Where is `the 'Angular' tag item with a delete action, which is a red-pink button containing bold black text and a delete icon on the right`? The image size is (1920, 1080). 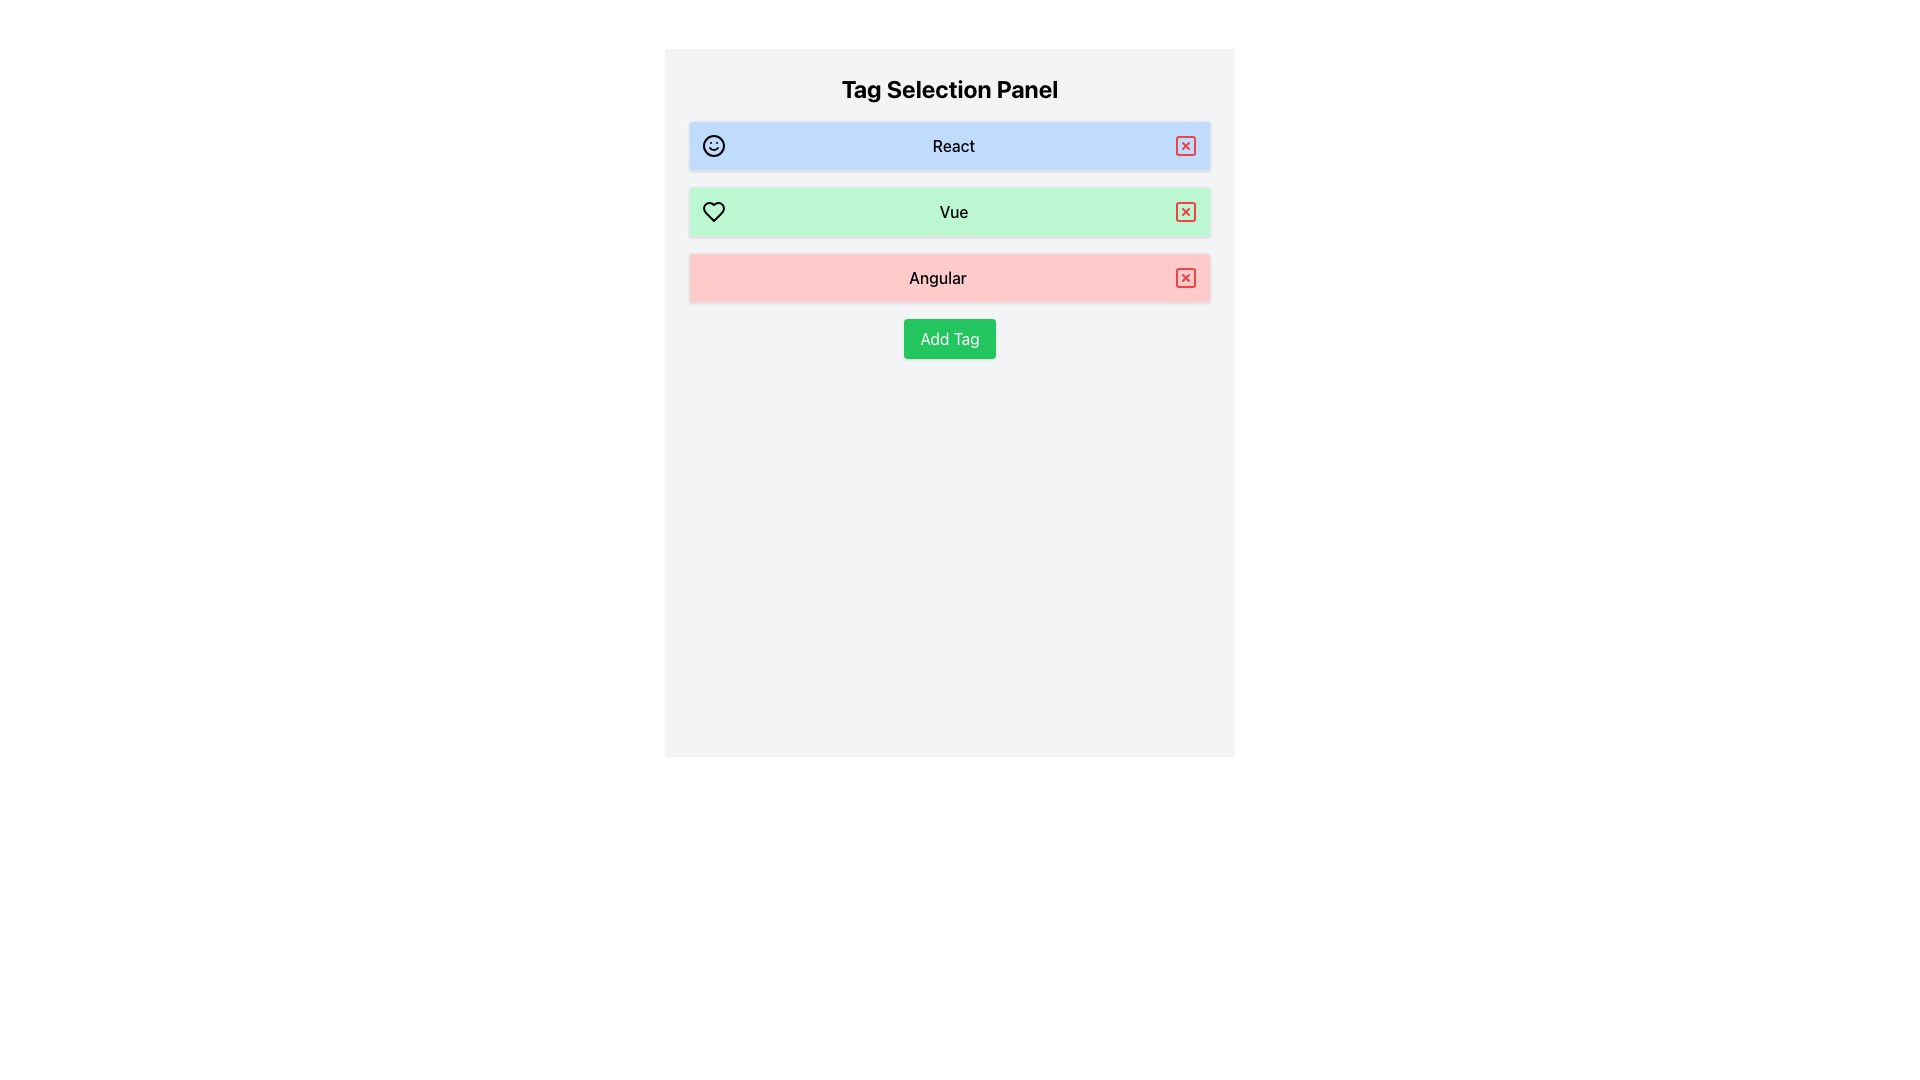
the 'Angular' tag item with a delete action, which is a red-pink button containing bold black text and a delete icon on the right is located at coordinates (949, 277).